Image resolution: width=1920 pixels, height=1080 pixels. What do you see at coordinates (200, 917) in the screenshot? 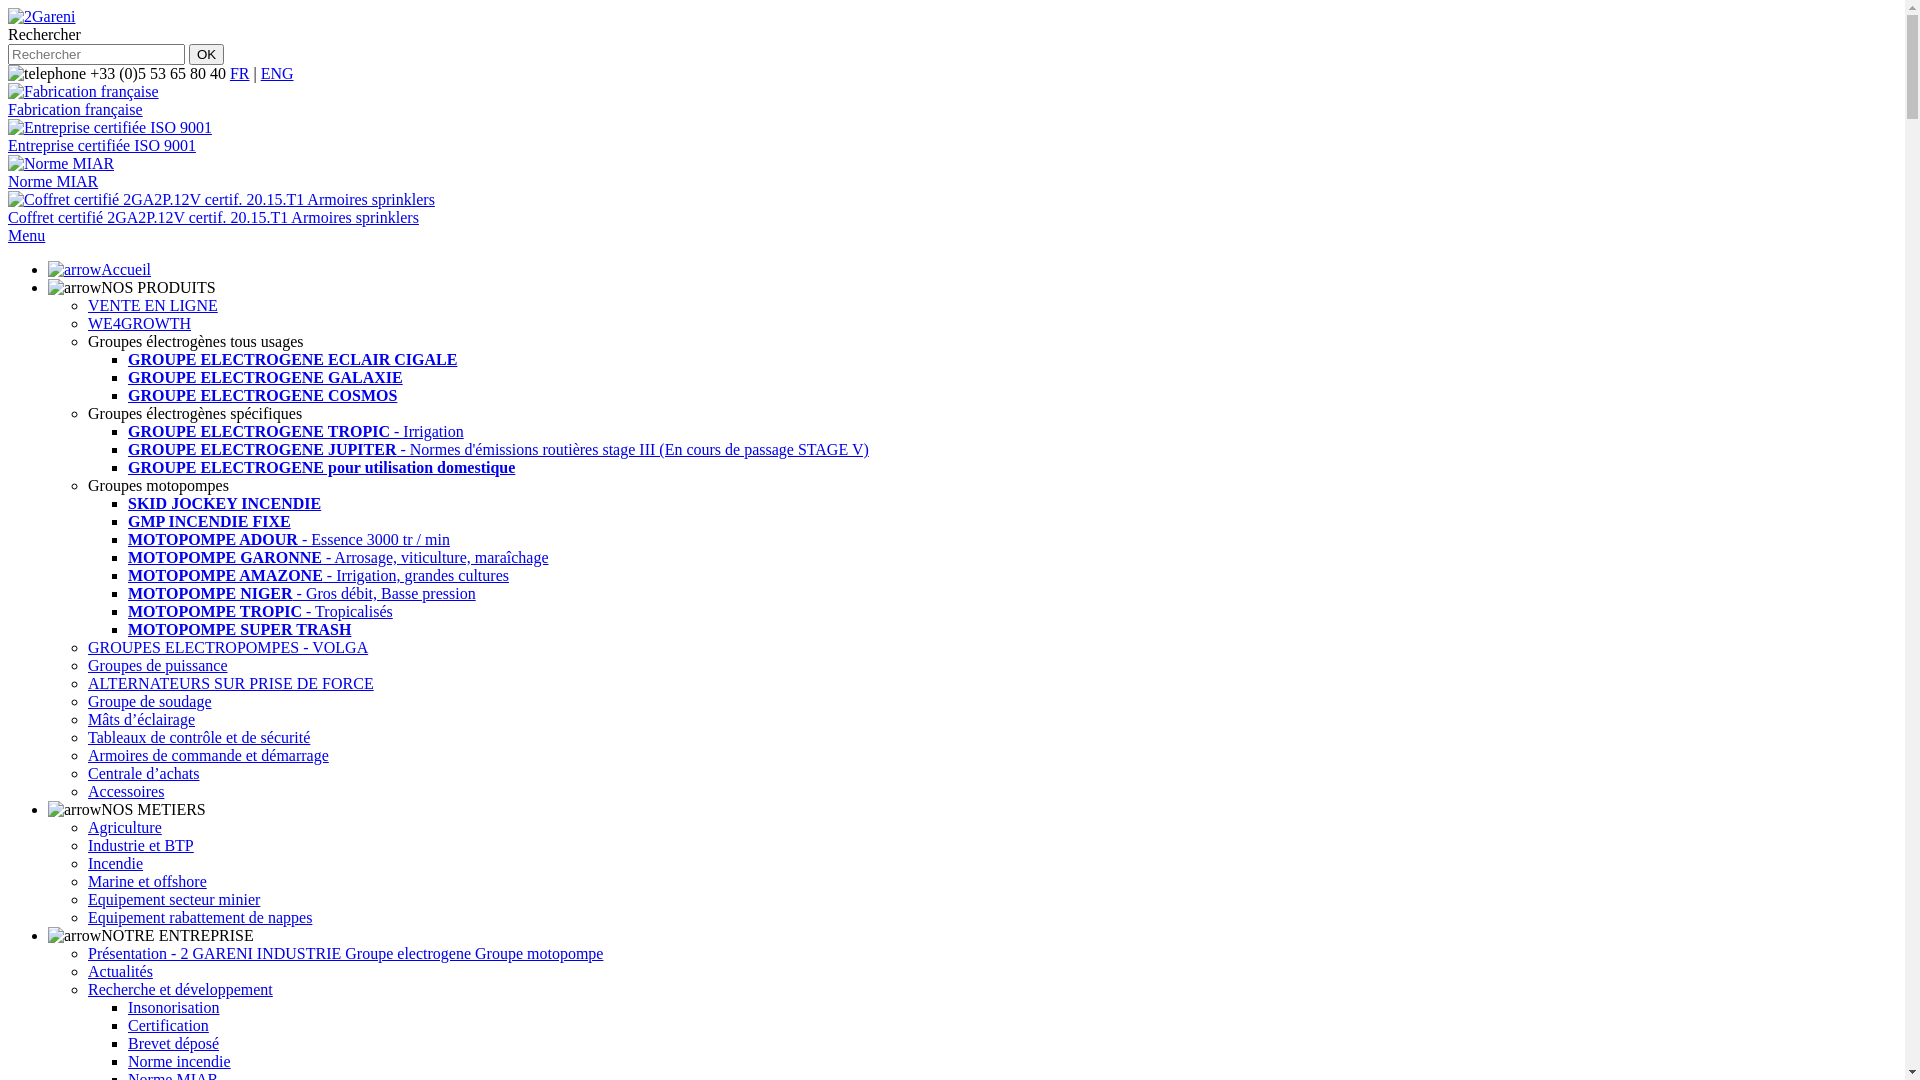
I see `'Equipement rabattement de nappes'` at bounding box center [200, 917].